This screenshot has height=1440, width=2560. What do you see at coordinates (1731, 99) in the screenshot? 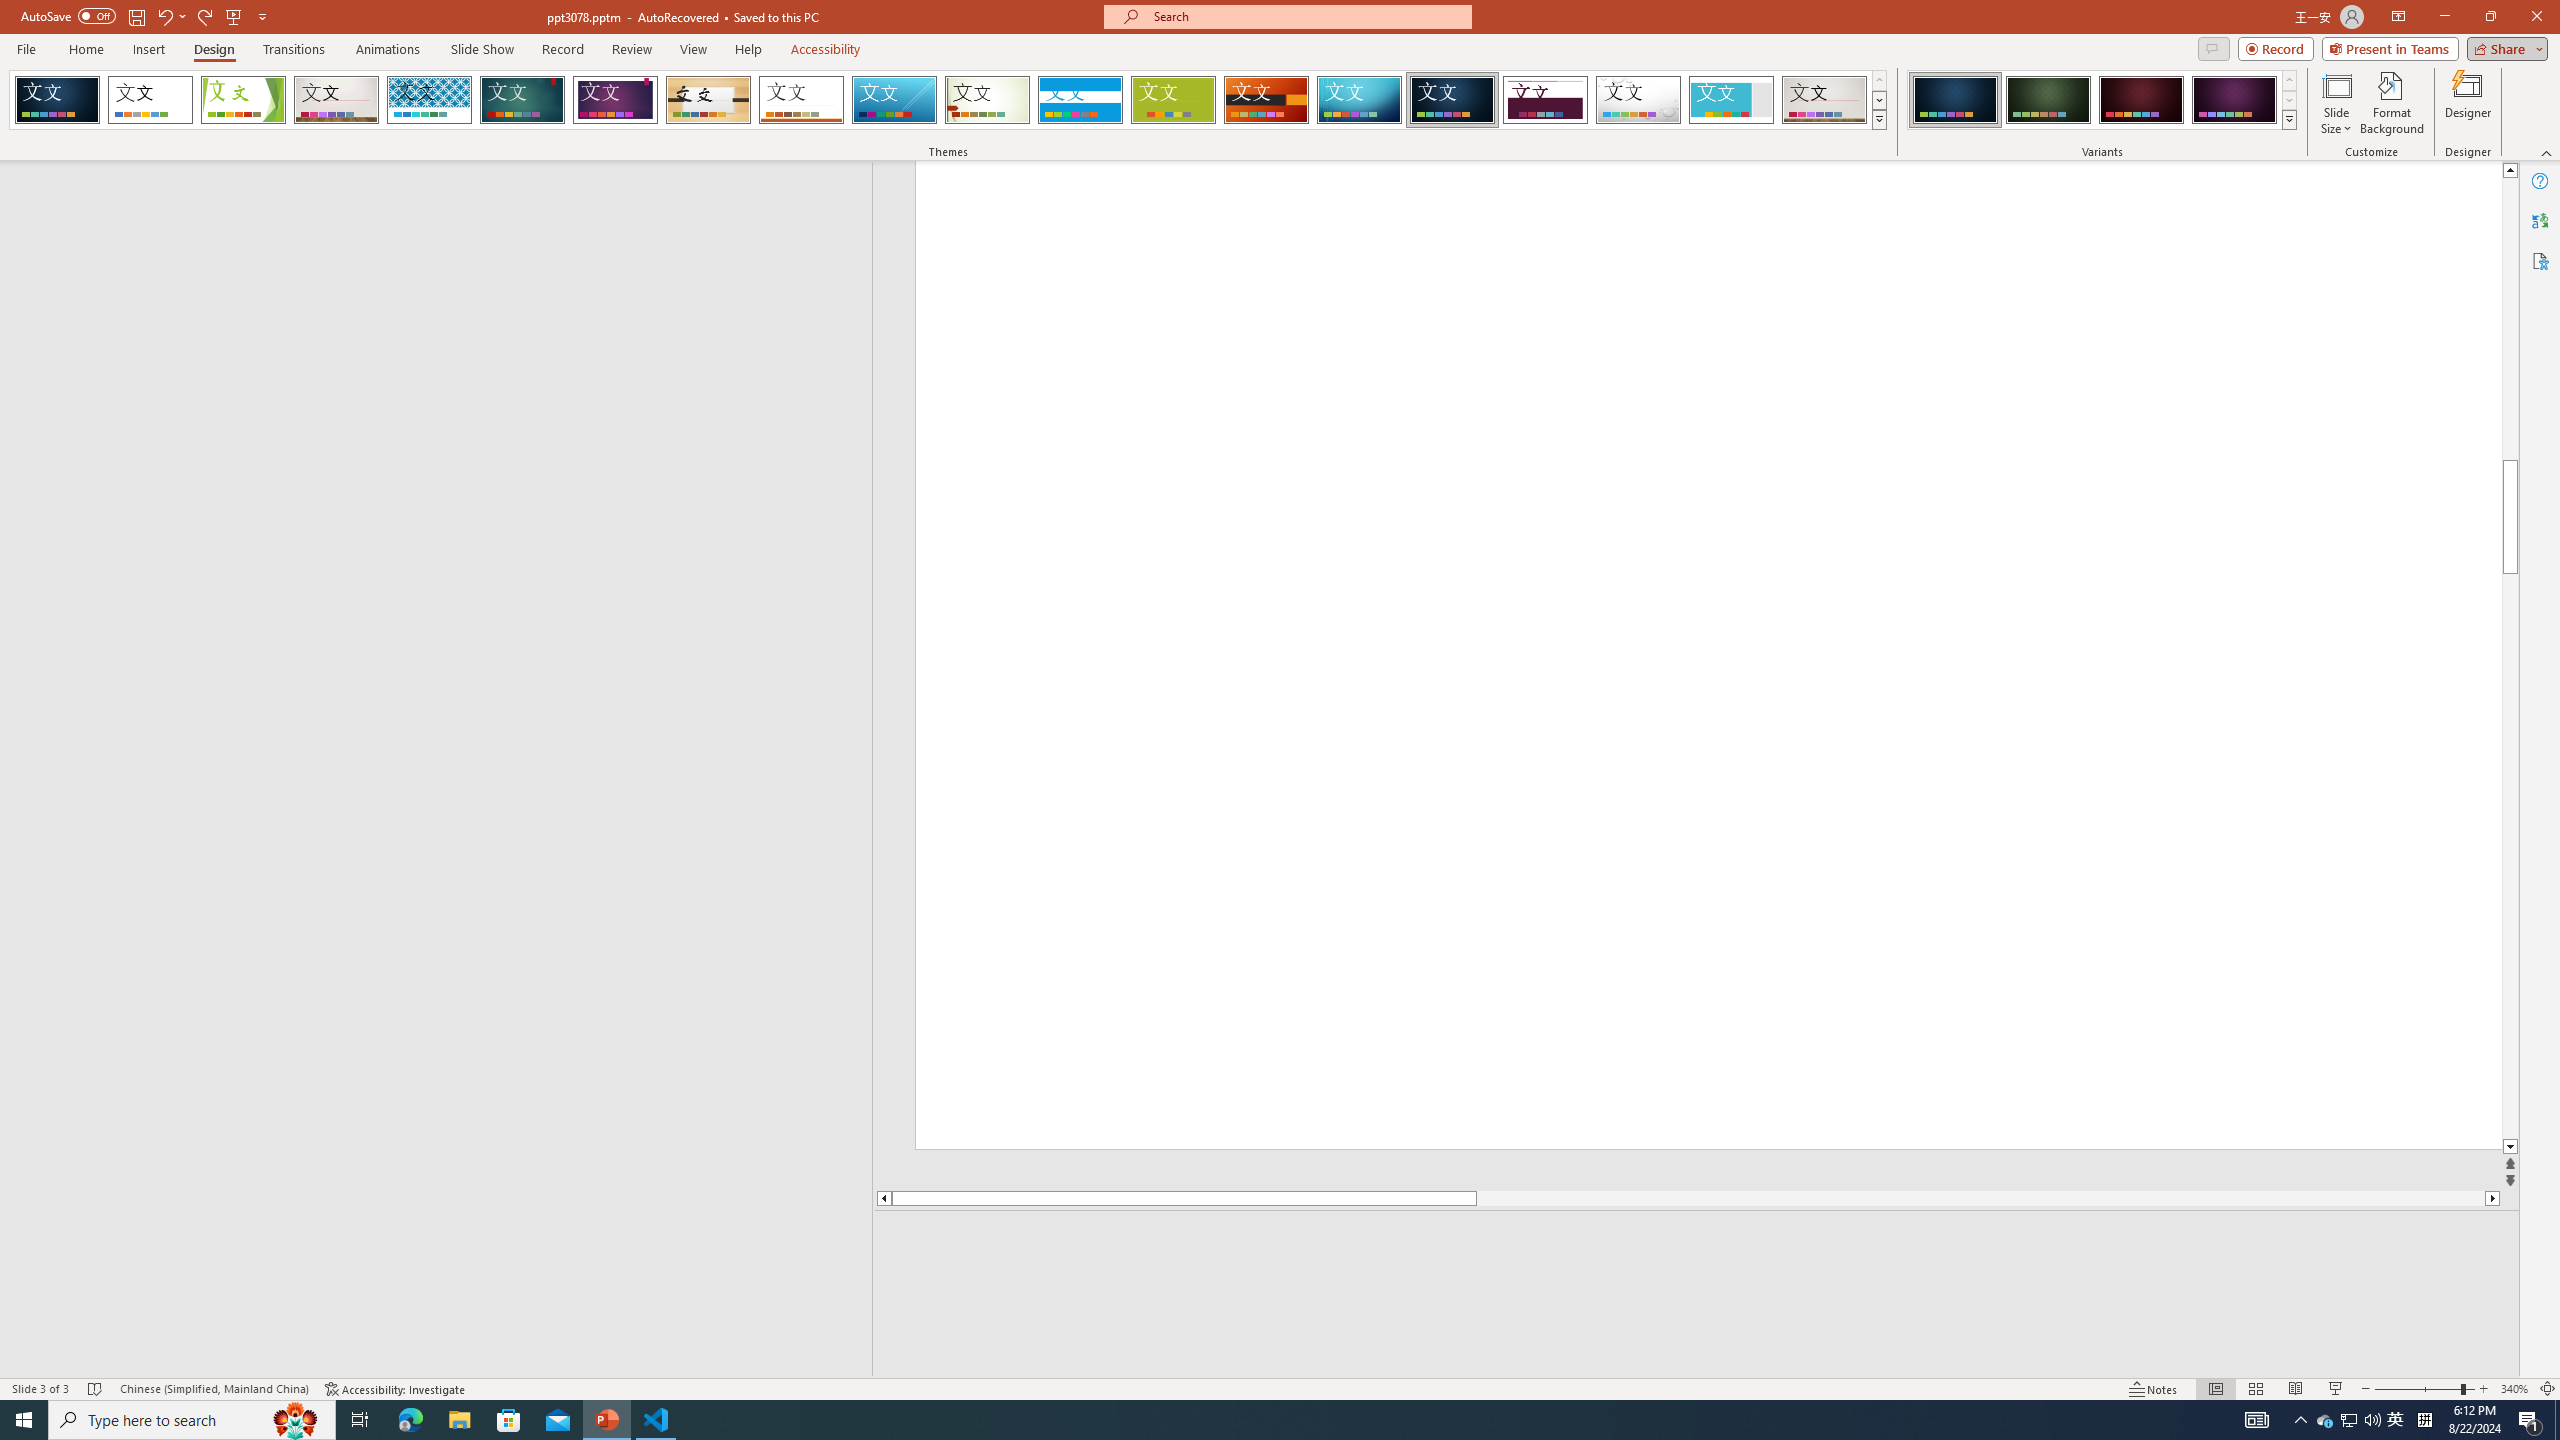
I see `'Frame'` at bounding box center [1731, 99].